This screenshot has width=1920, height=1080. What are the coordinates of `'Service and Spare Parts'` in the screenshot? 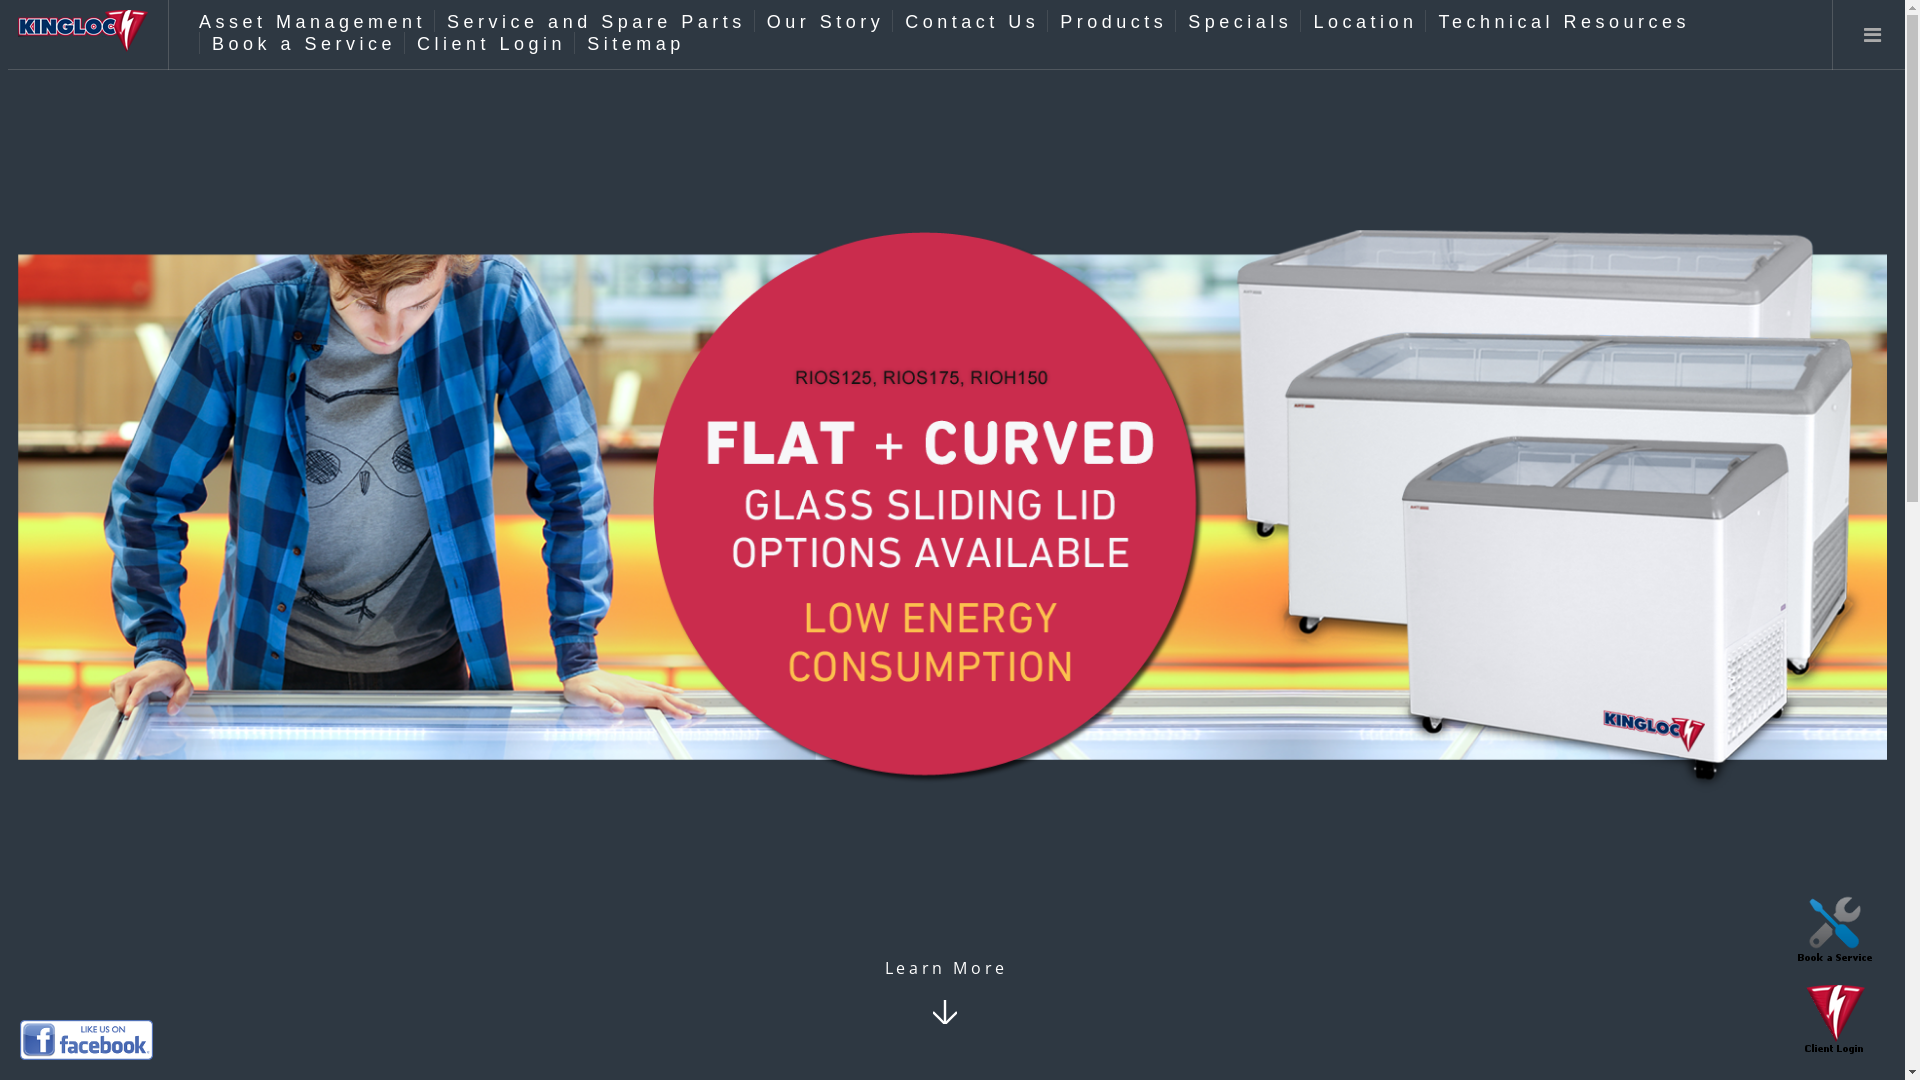 It's located at (595, 22).